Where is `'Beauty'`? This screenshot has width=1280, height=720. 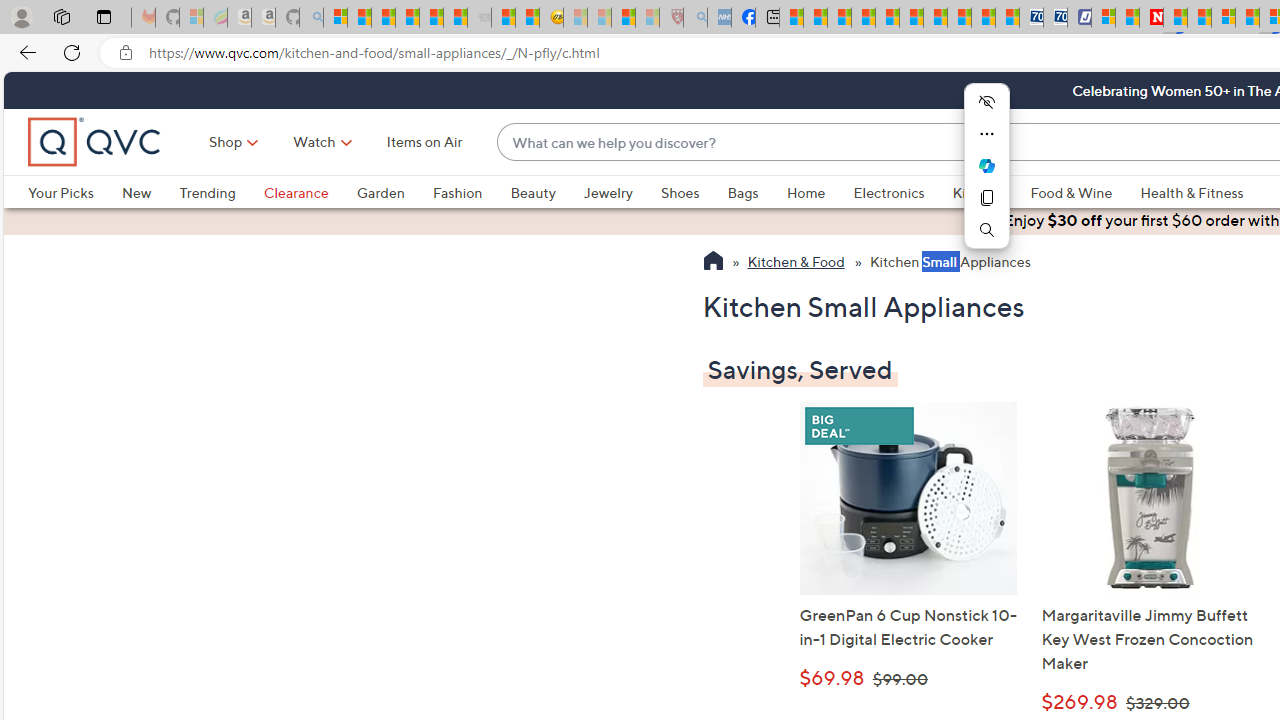 'Beauty' is located at coordinates (546, 192).